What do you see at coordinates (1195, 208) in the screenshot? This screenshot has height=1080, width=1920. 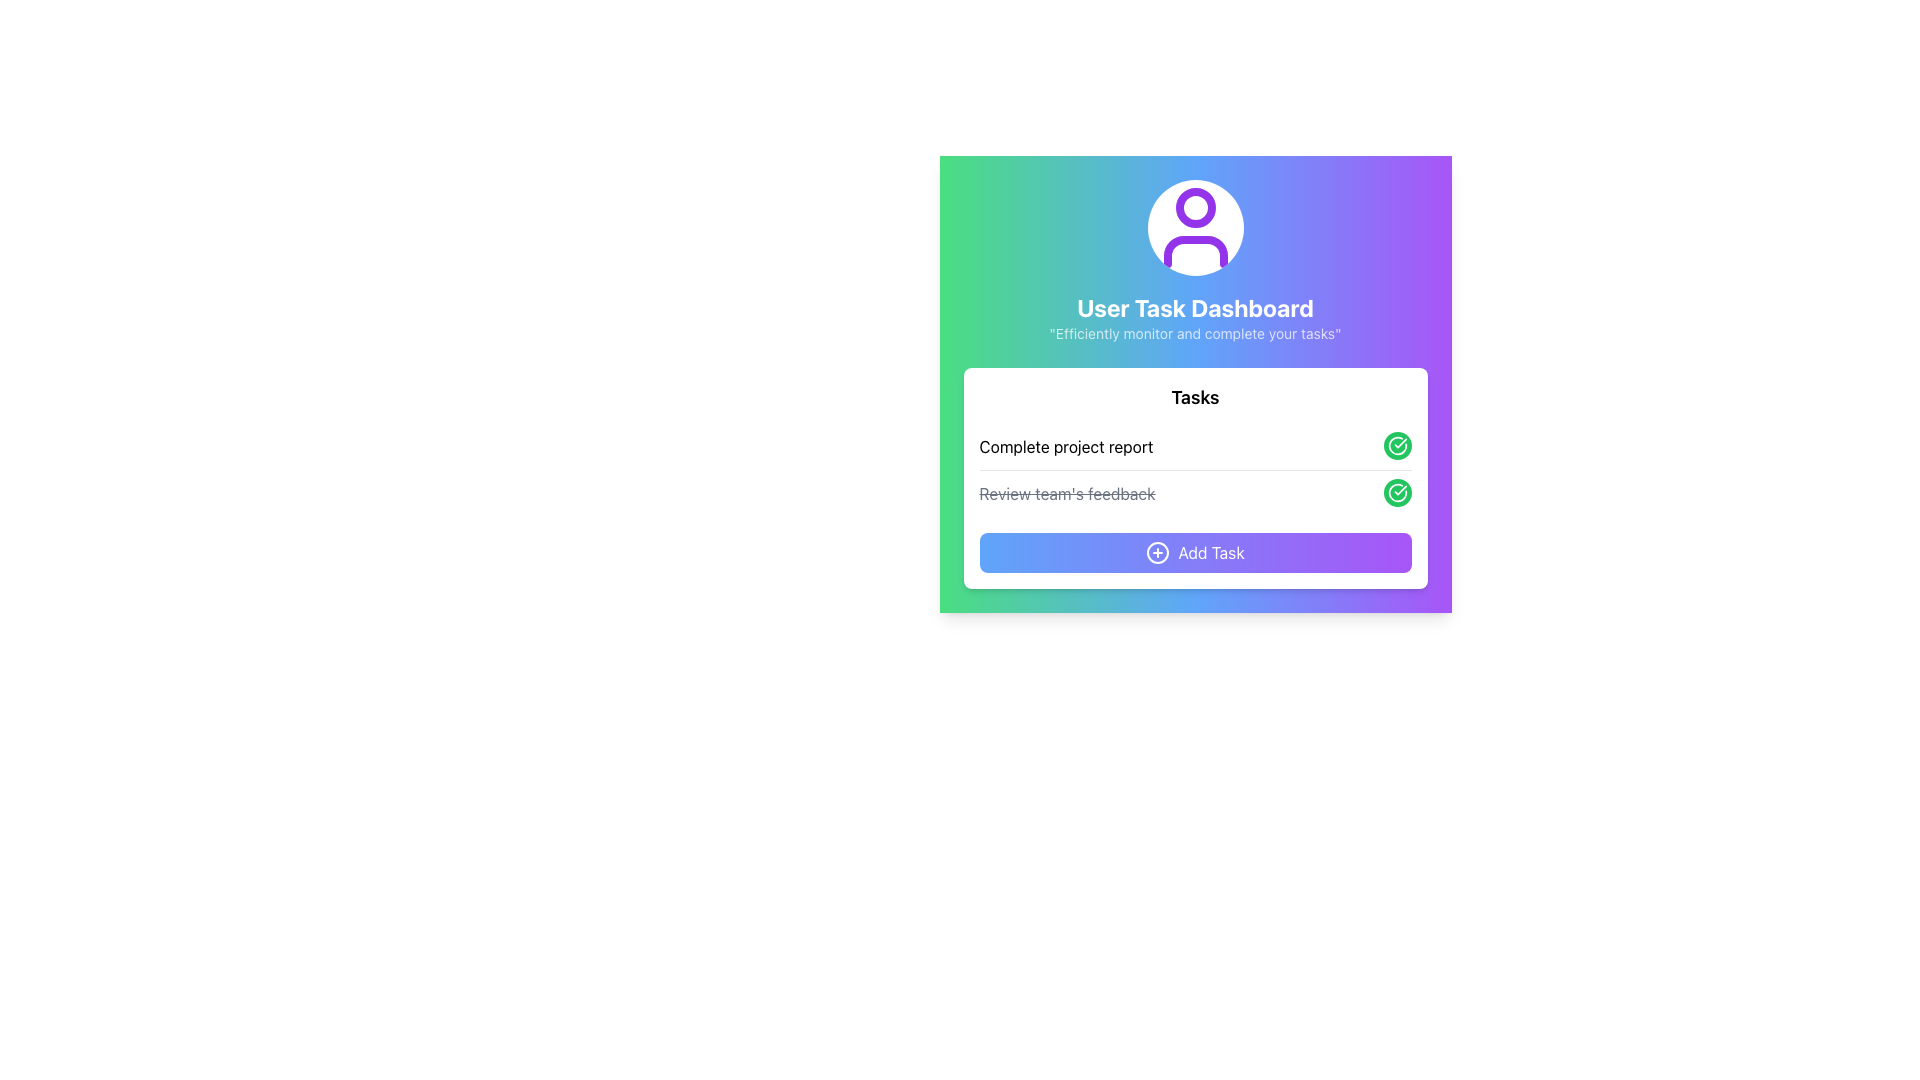 I see `the Graphical Decorative Element located at the top section of the user profile icon, which enhances its visual design` at bounding box center [1195, 208].